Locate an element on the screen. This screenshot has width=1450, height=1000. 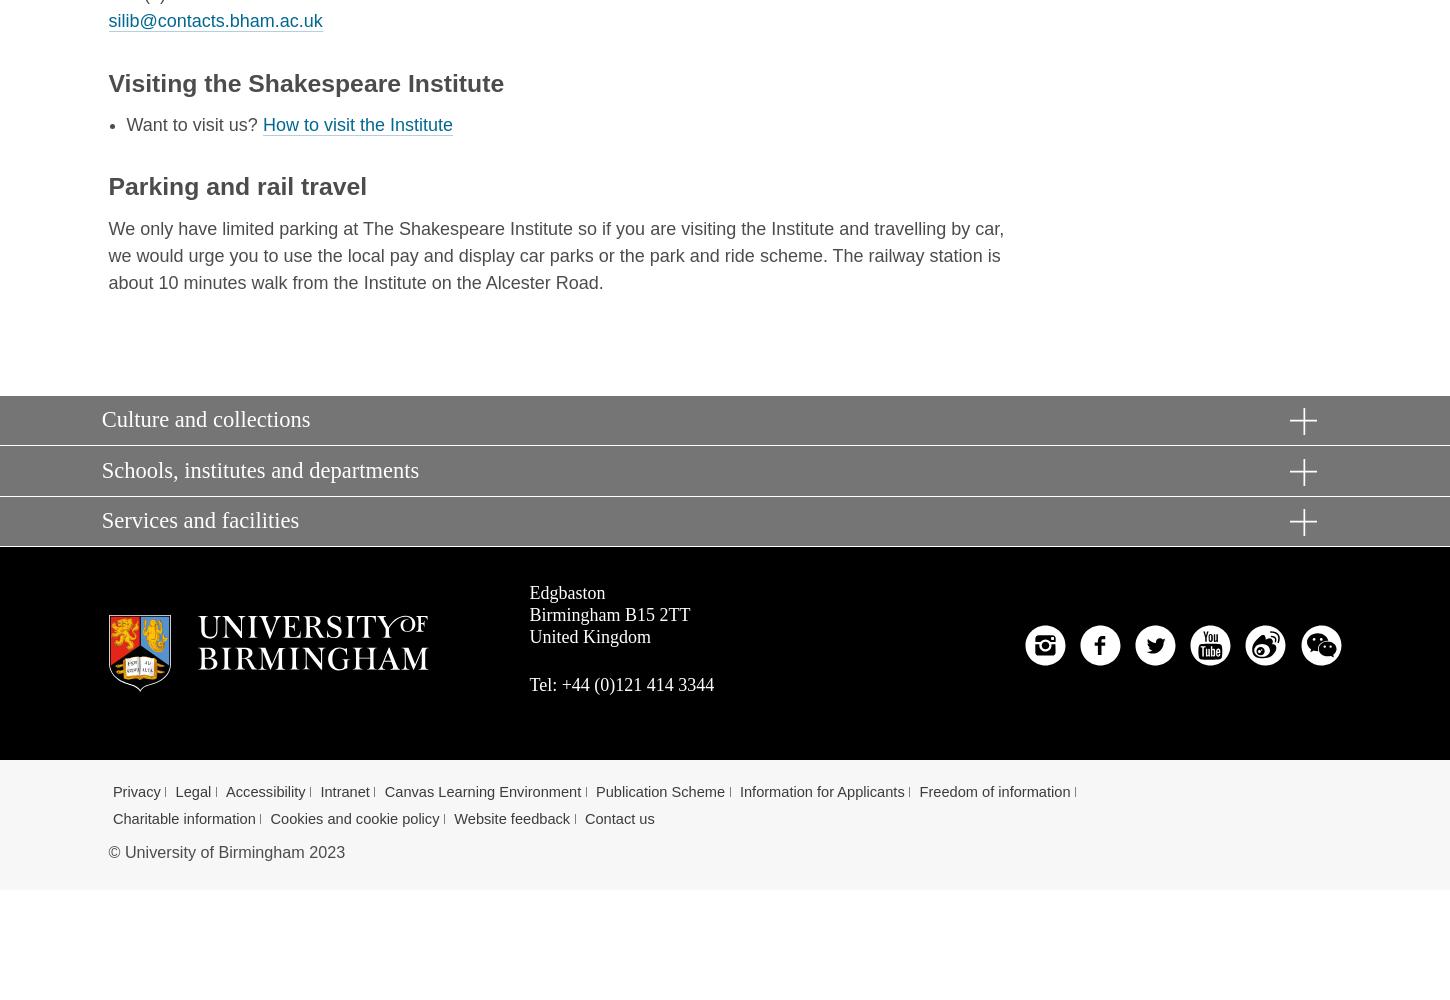
'silib@contacts.bham.ac.uk' is located at coordinates (214, 20).